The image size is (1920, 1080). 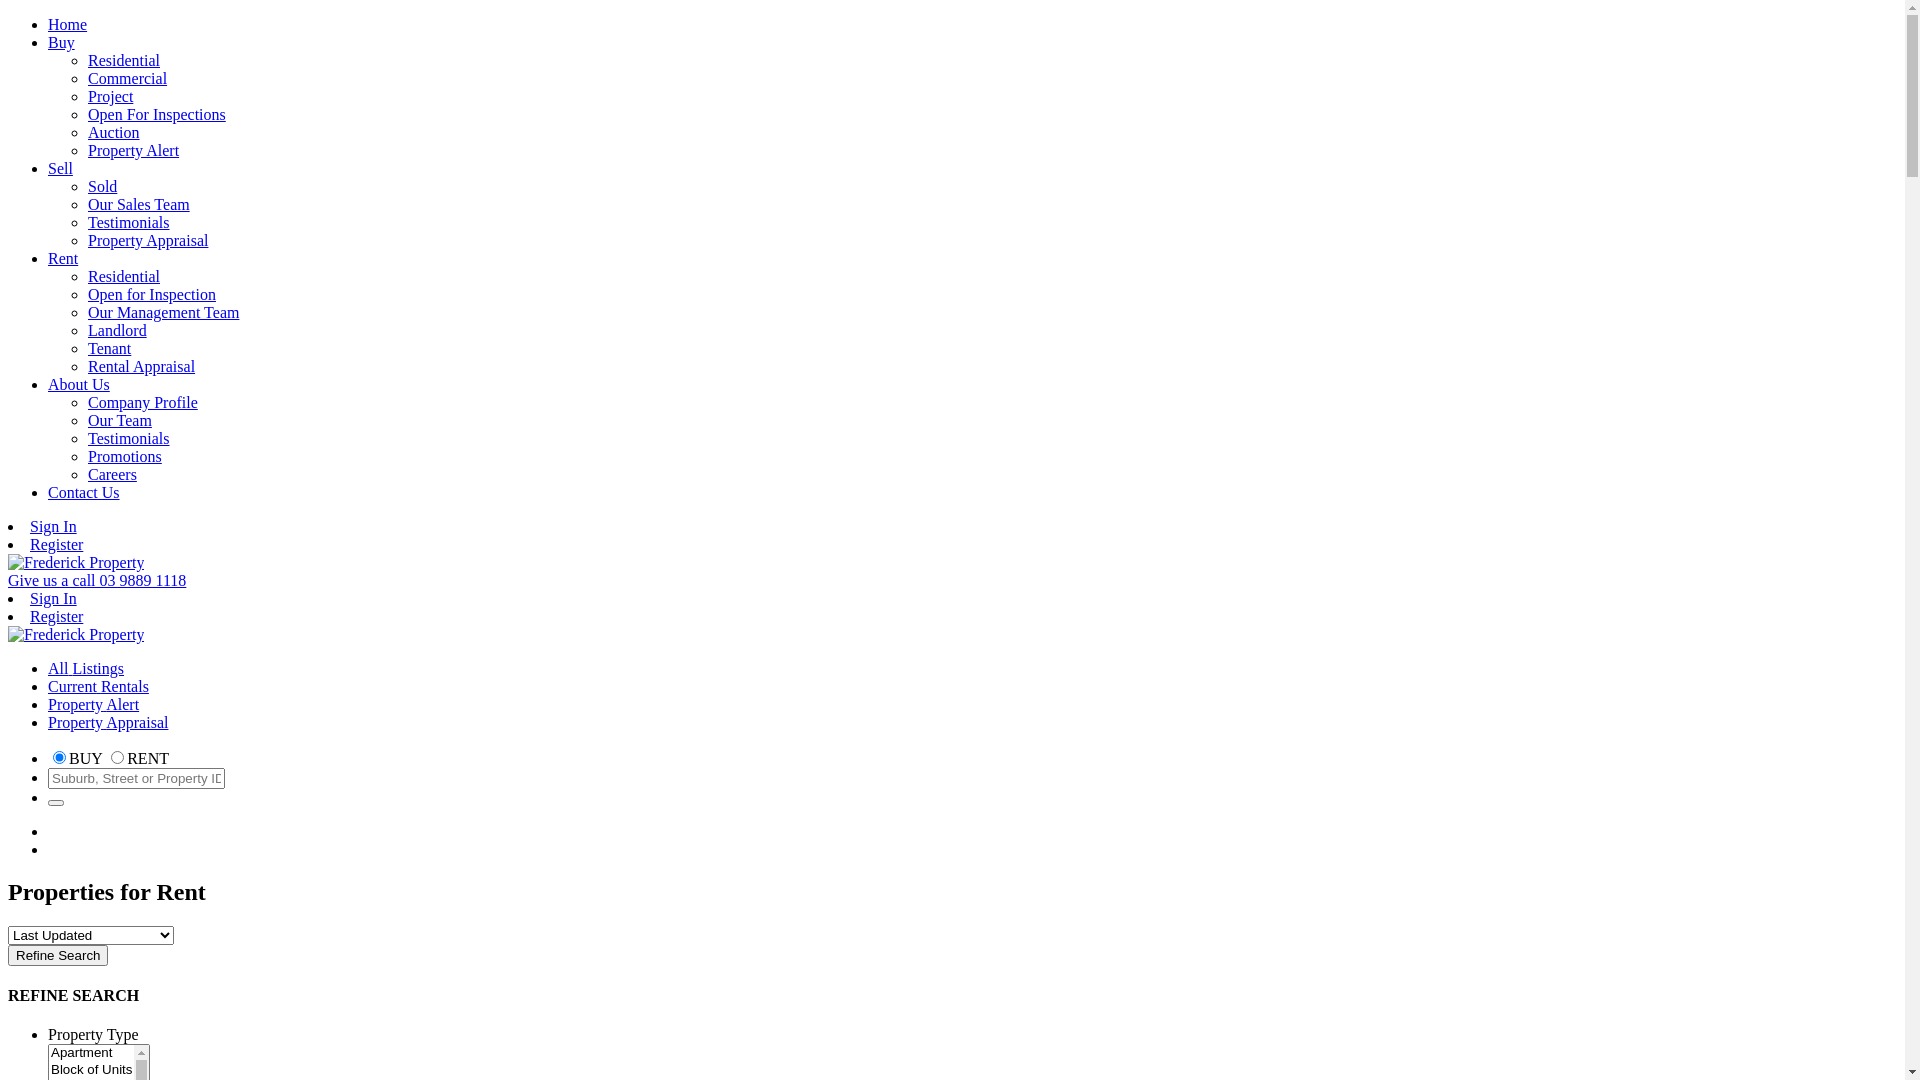 What do you see at coordinates (60, 167) in the screenshot?
I see `'Sell'` at bounding box center [60, 167].